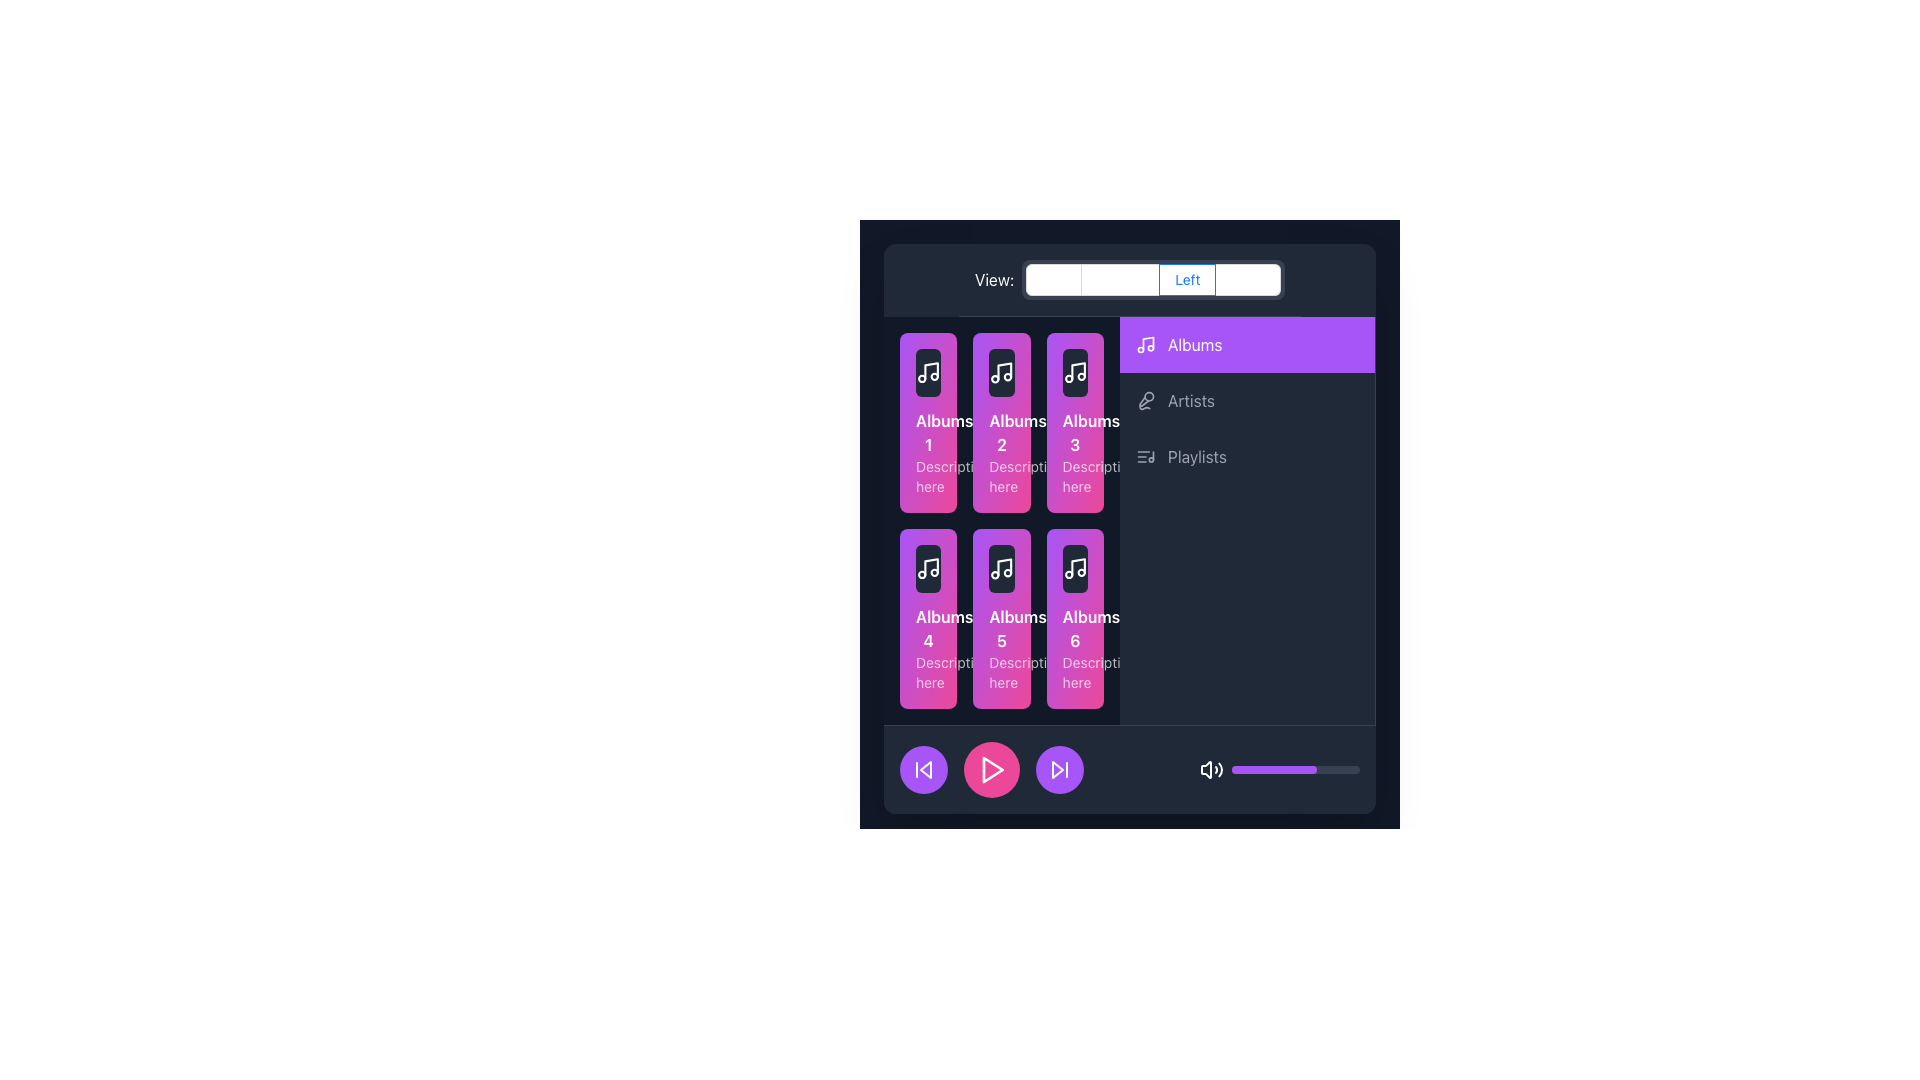  I want to click on the 'Top' radio button located at the far left of the group of buttons near the top left of the interface, so click(1053, 280).